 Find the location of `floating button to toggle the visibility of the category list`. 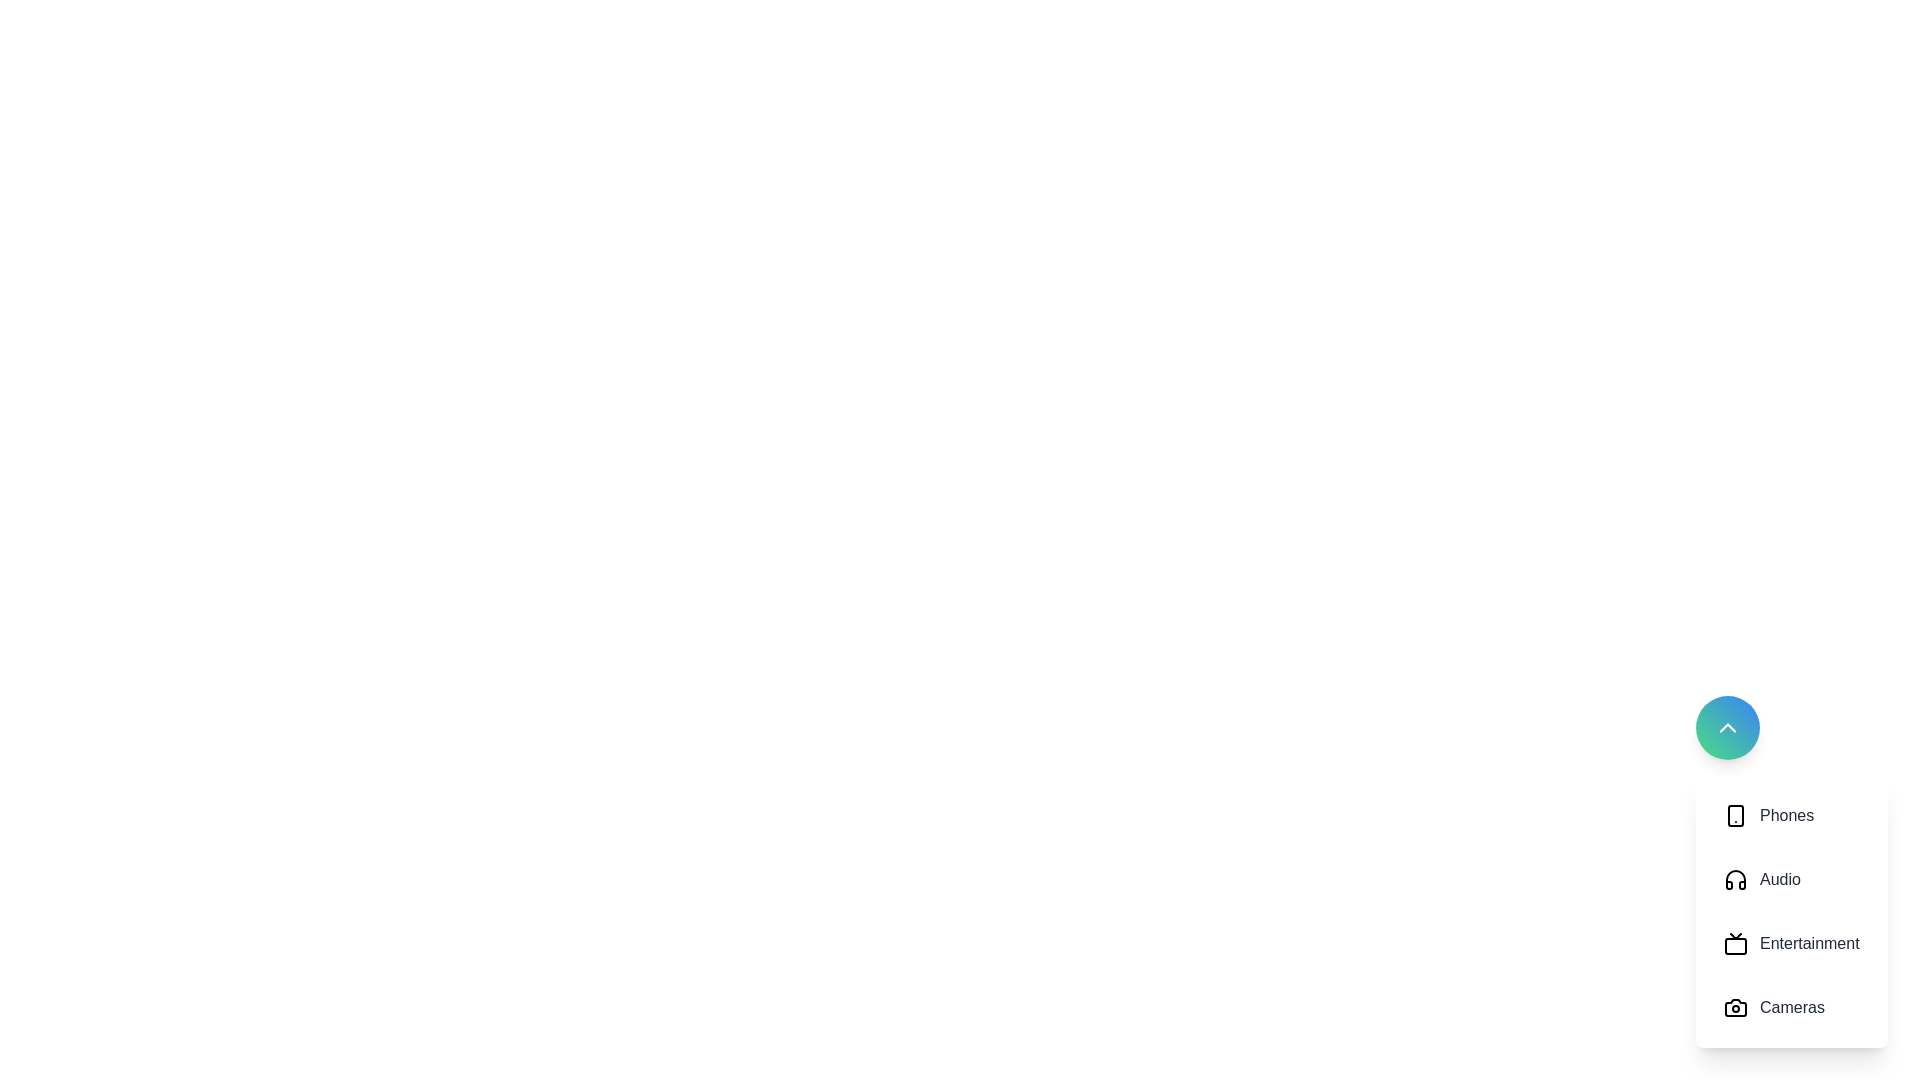

floating button to toggle the visibility of the category list is located at coordinates (1727, 728).